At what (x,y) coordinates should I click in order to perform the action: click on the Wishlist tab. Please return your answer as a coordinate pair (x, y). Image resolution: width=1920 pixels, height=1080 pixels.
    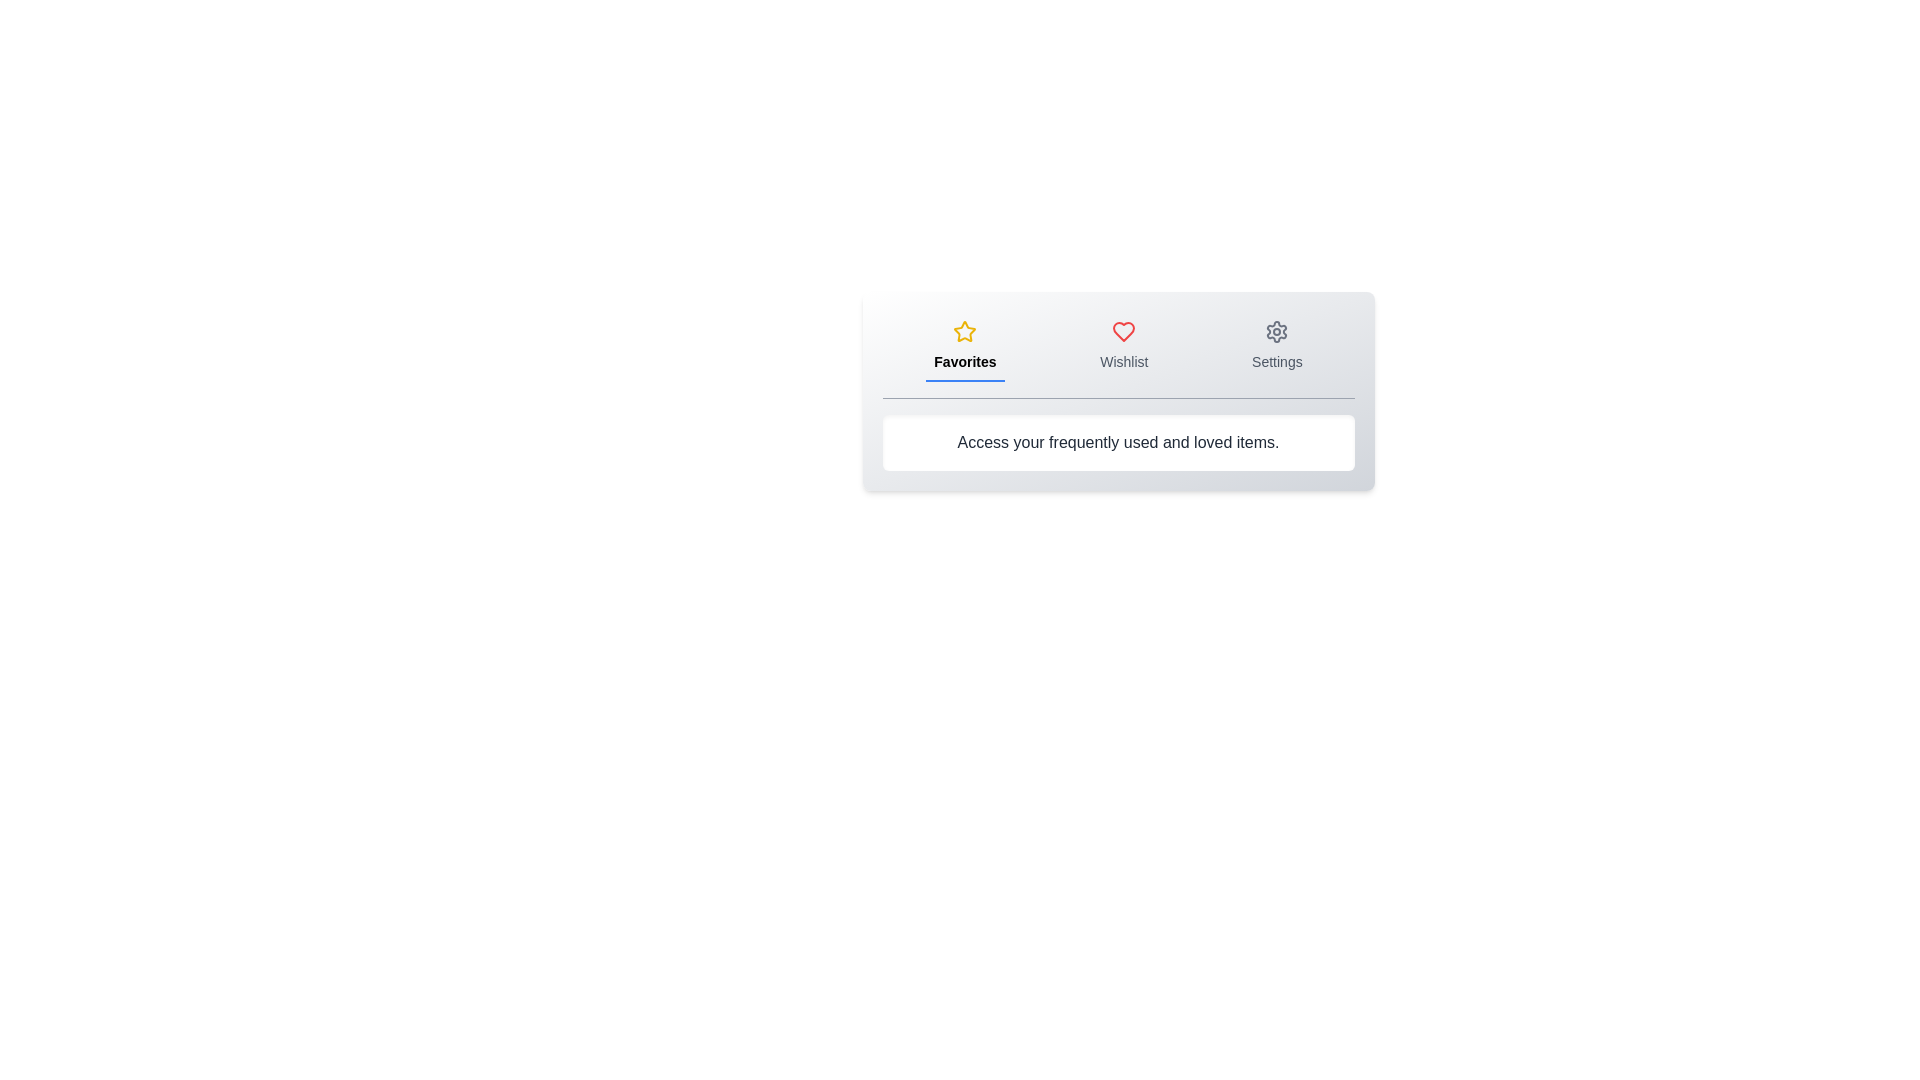
    Looking at the image, I should click on (1124, 346).